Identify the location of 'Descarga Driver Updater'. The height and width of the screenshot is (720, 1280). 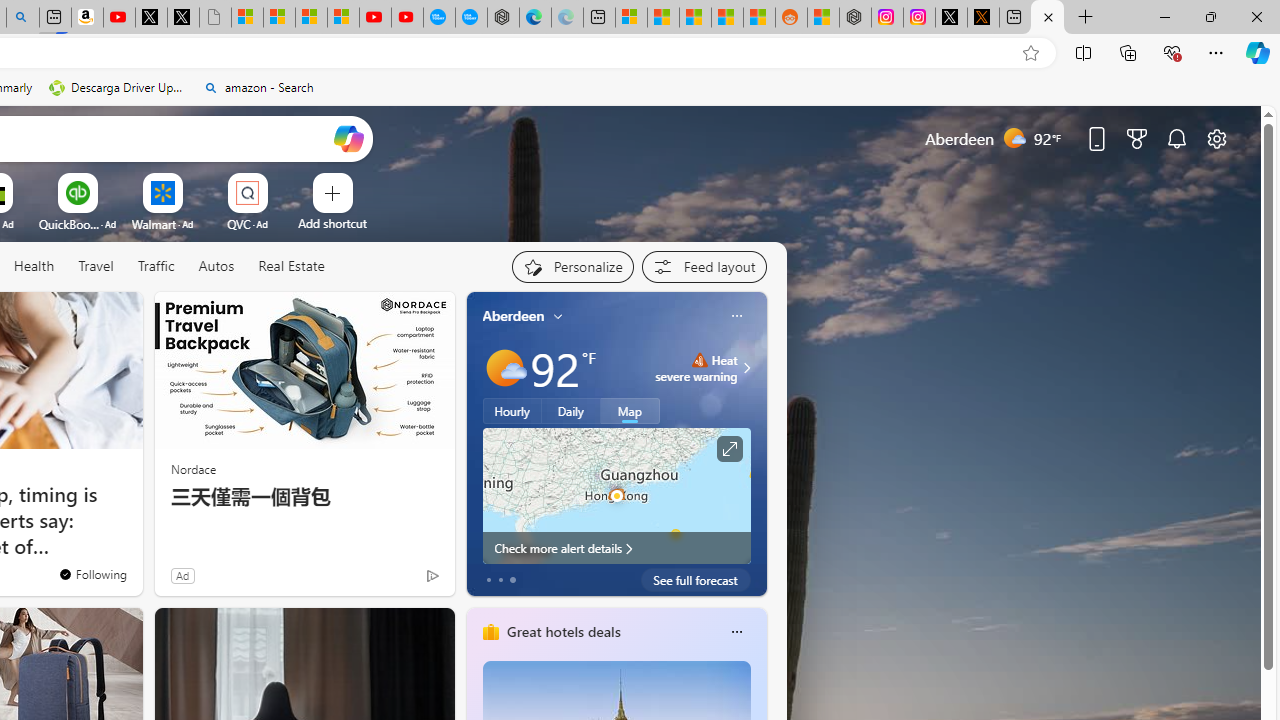
(117, 87).